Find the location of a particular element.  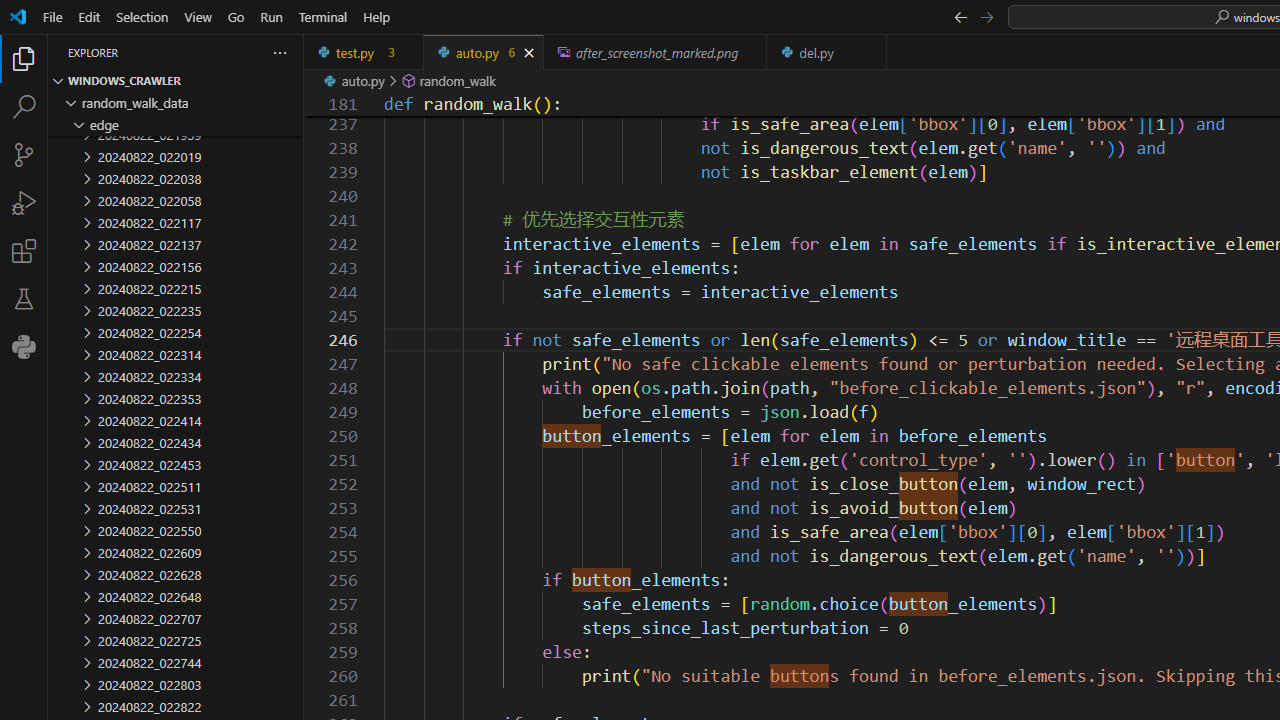

'Source Control (Ctrl+Shift+G)' is located at coordinates (24, 154).